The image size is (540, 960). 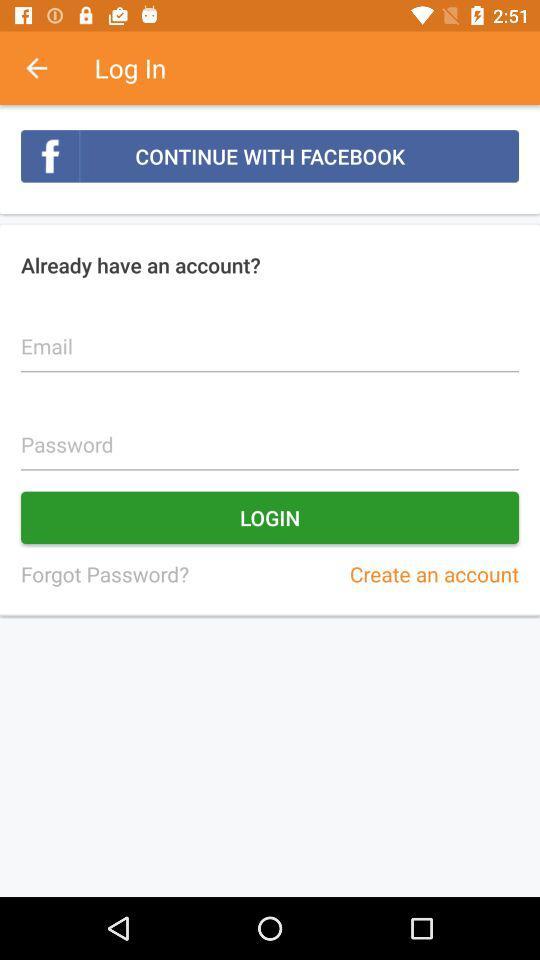 What do you see at coordinates (47, 68) in the screenshot?
I see `item above the continue with facebook icon` at bounding box center [47, 68].